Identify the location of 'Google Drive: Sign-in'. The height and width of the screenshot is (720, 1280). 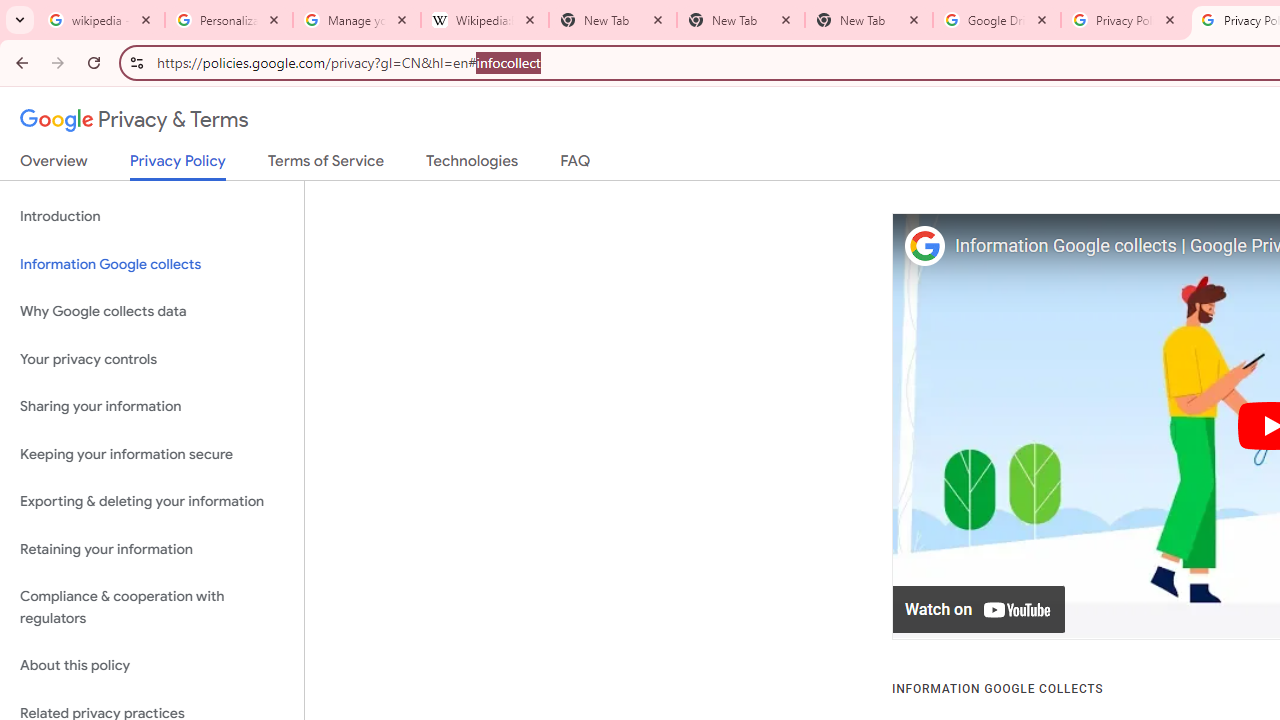
(997, 20).